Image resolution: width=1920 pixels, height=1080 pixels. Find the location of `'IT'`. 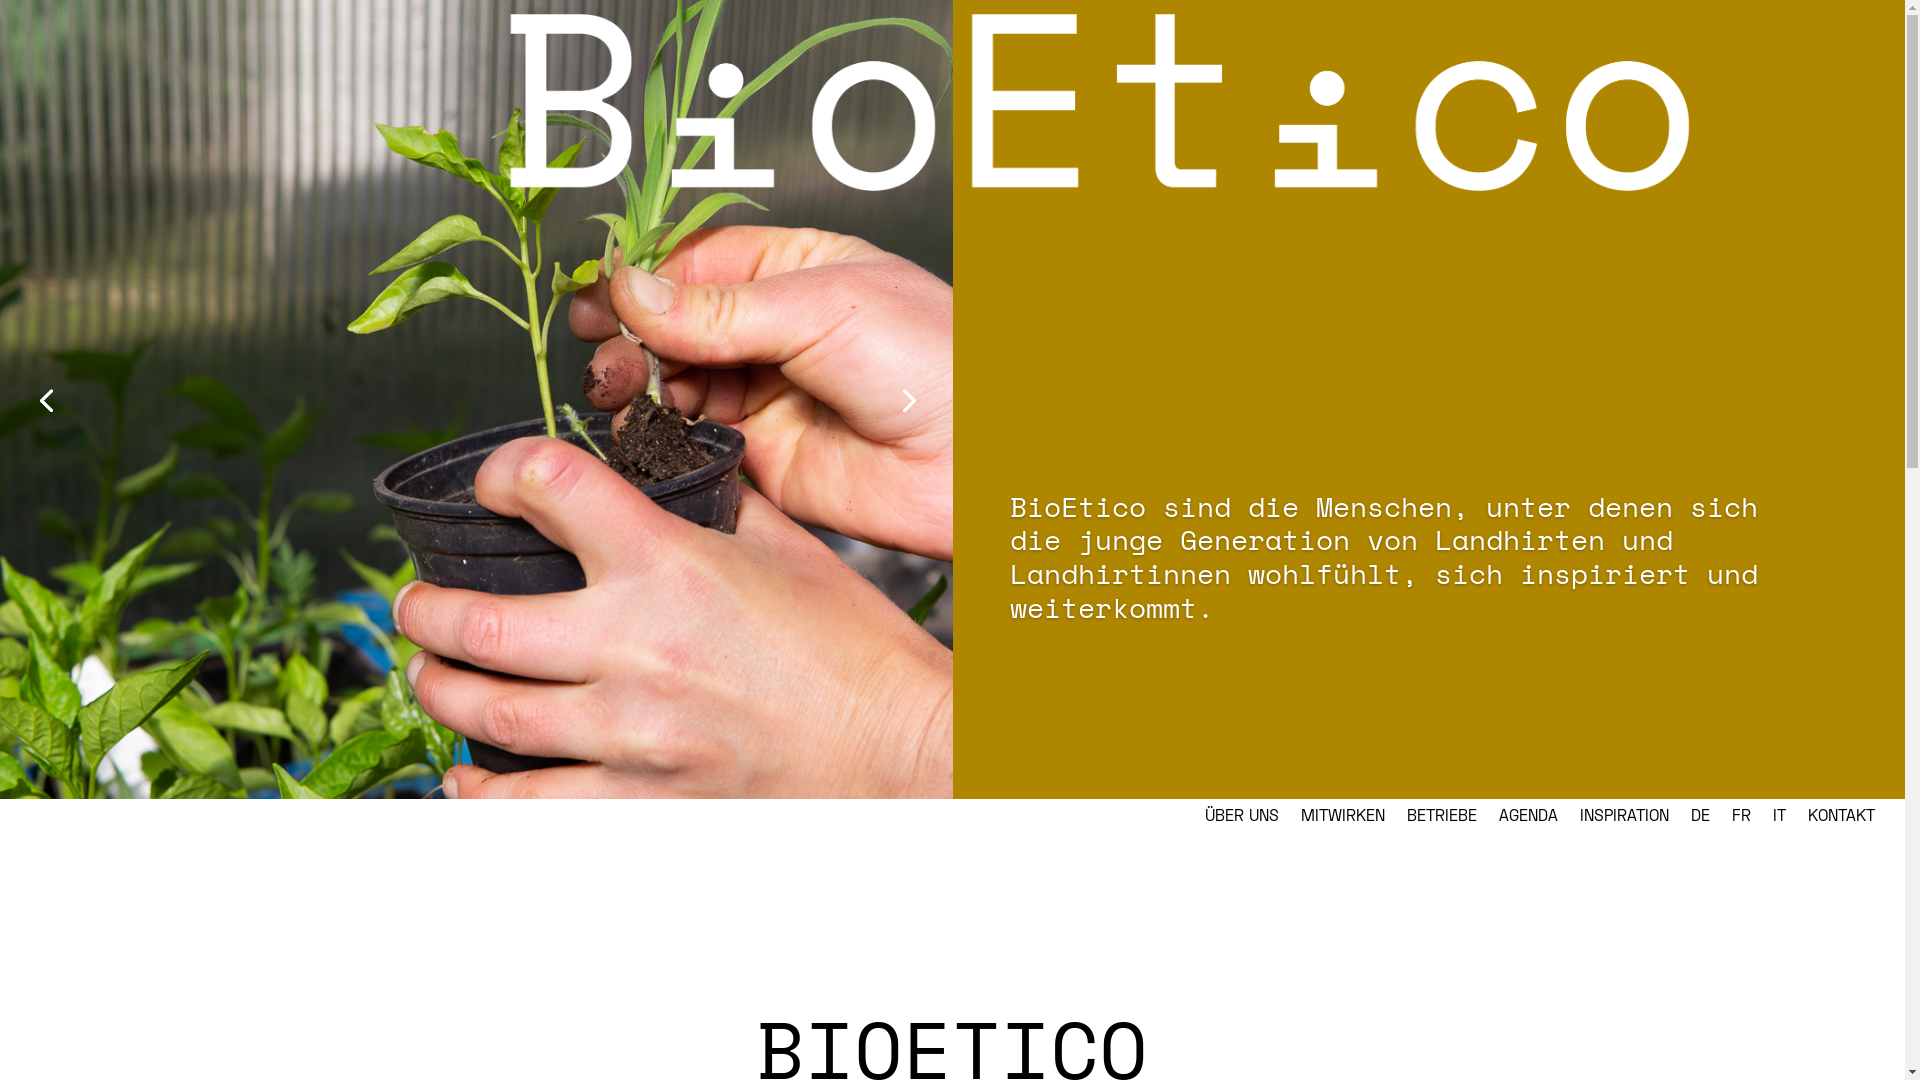

'IT' is located at coordinates (1772, 818).